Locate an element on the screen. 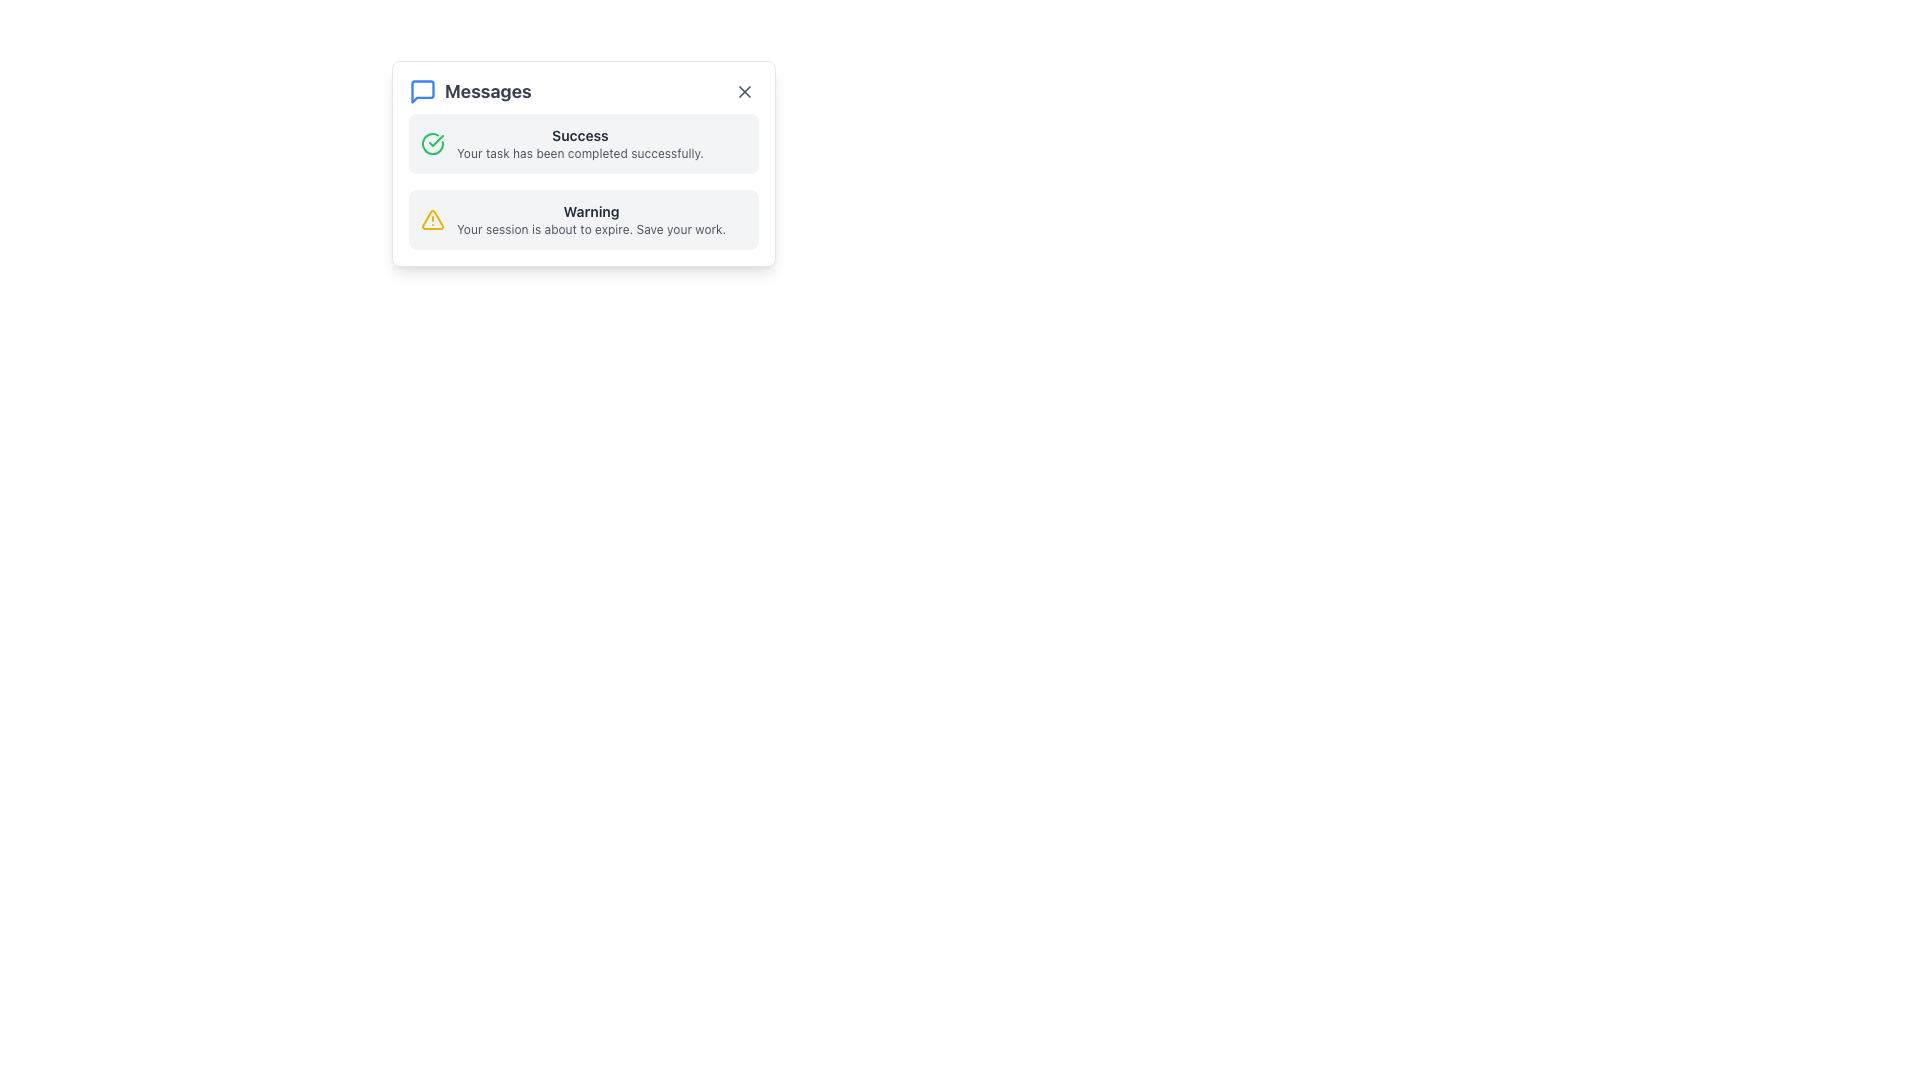 Image resolution: width=1920 pixels, height=1080 pixels. the green circular icon with a checkmark indicating success, located to the left of the message text in the message box is located at coordinates (431, 142).